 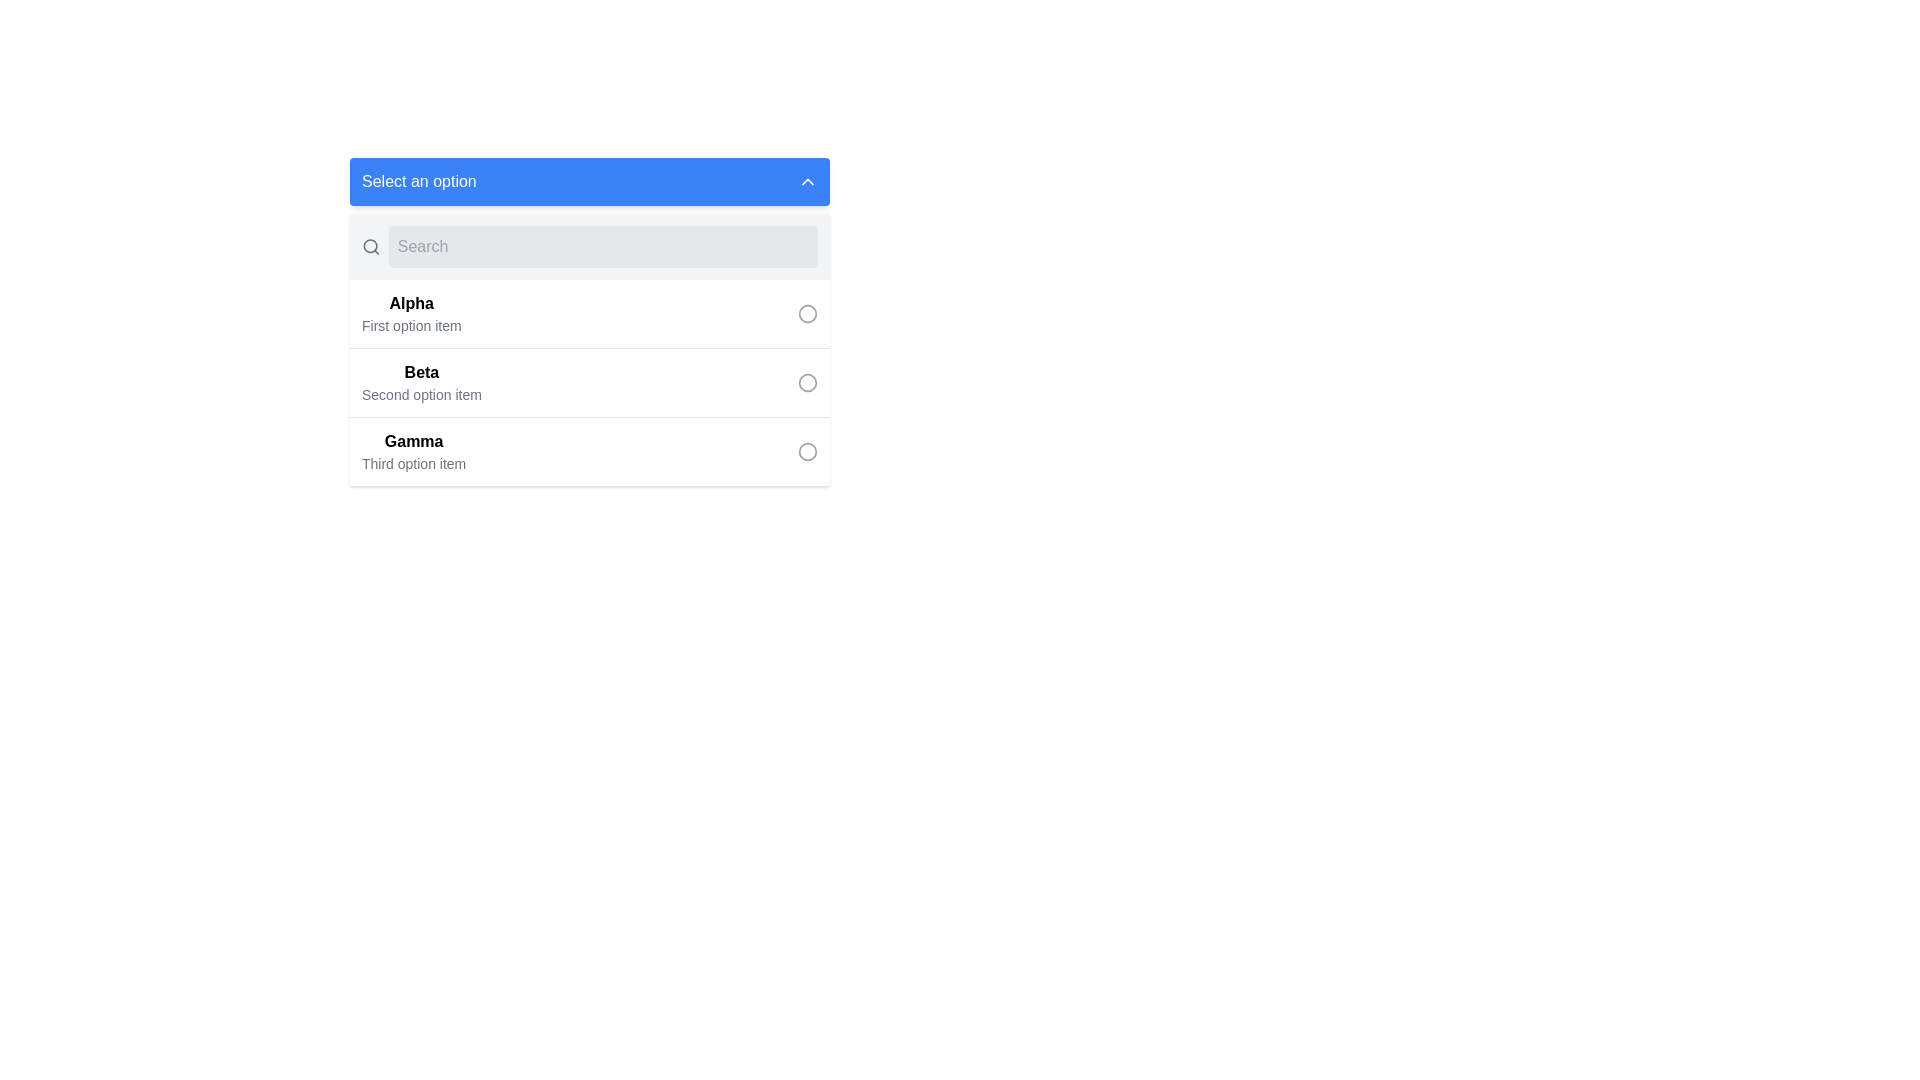 I want to click on the circle icon located at the far-right side of the 'Gamma' option in the dropdown menu, so click(x=807, y=451).